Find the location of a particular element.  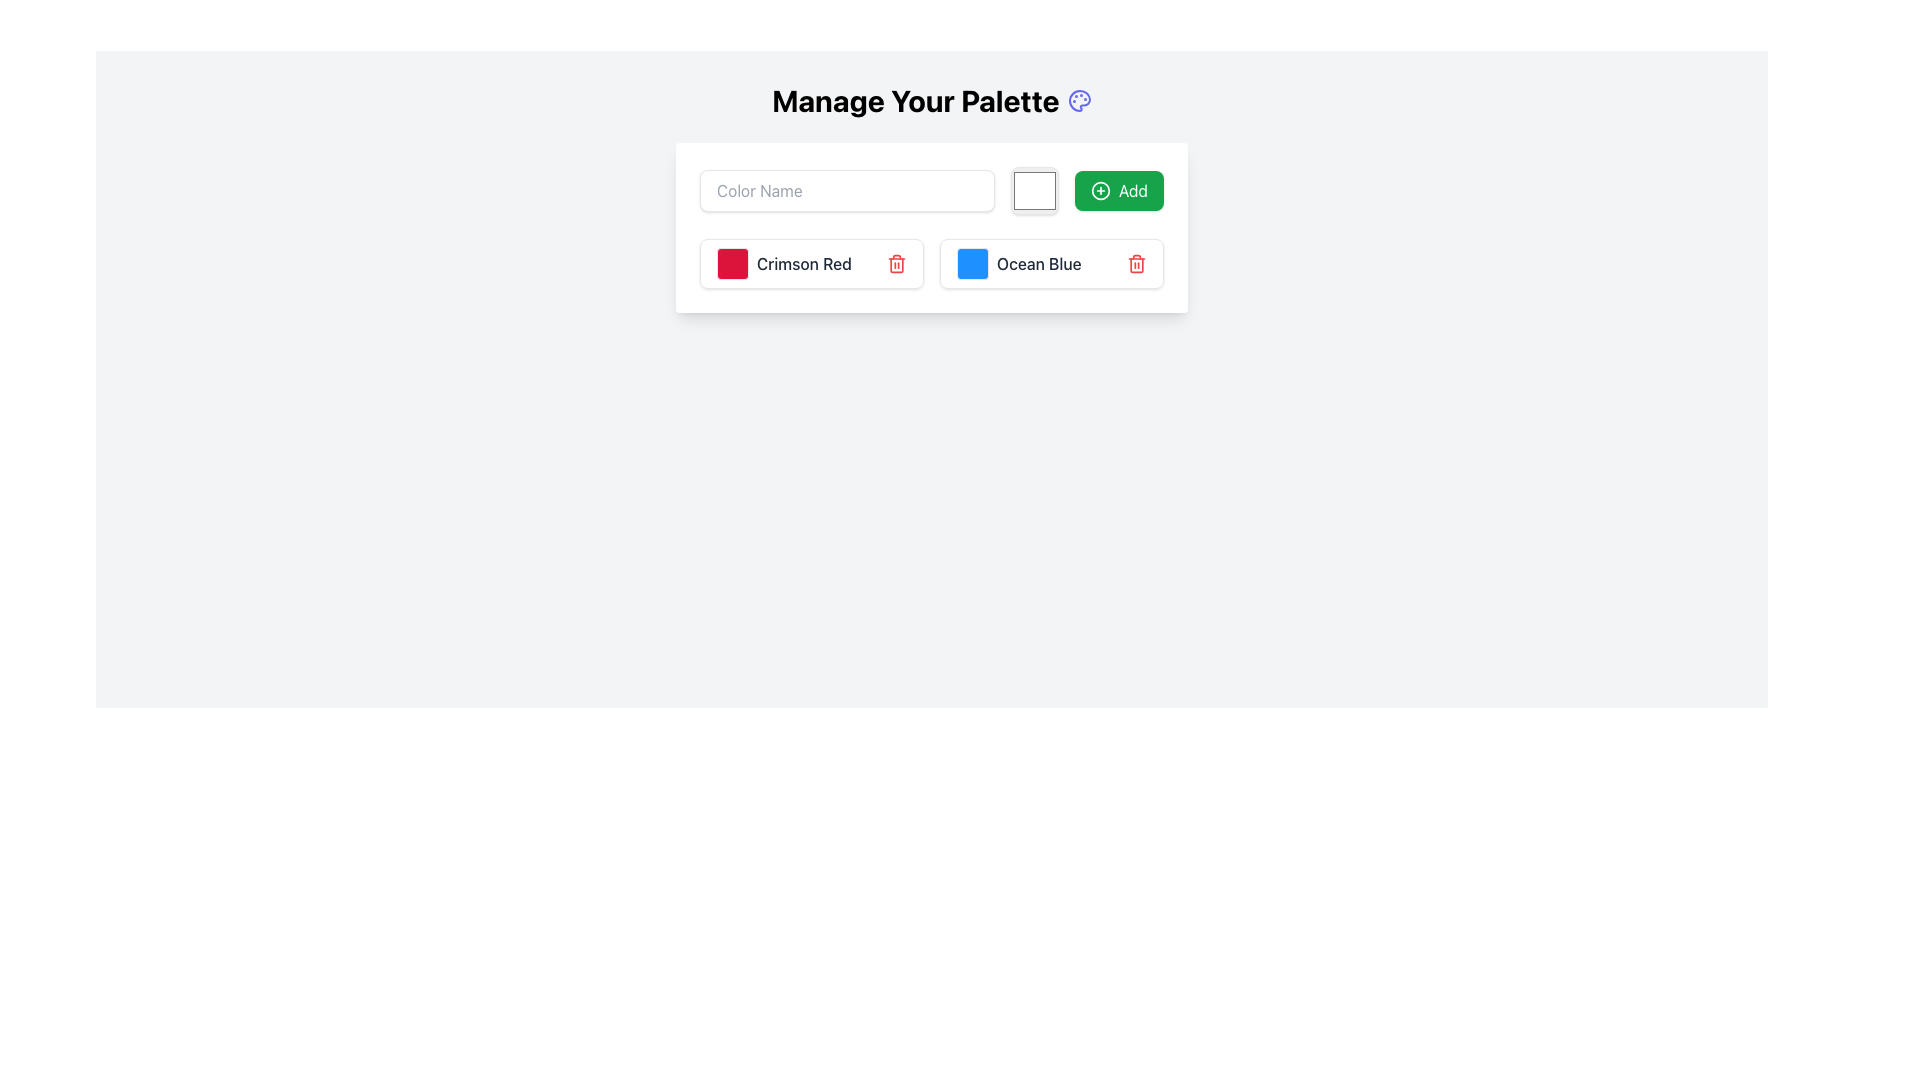

the circular 'Add' icon with a plus sign inside located within the green button is located at coordinates (1099, 191).